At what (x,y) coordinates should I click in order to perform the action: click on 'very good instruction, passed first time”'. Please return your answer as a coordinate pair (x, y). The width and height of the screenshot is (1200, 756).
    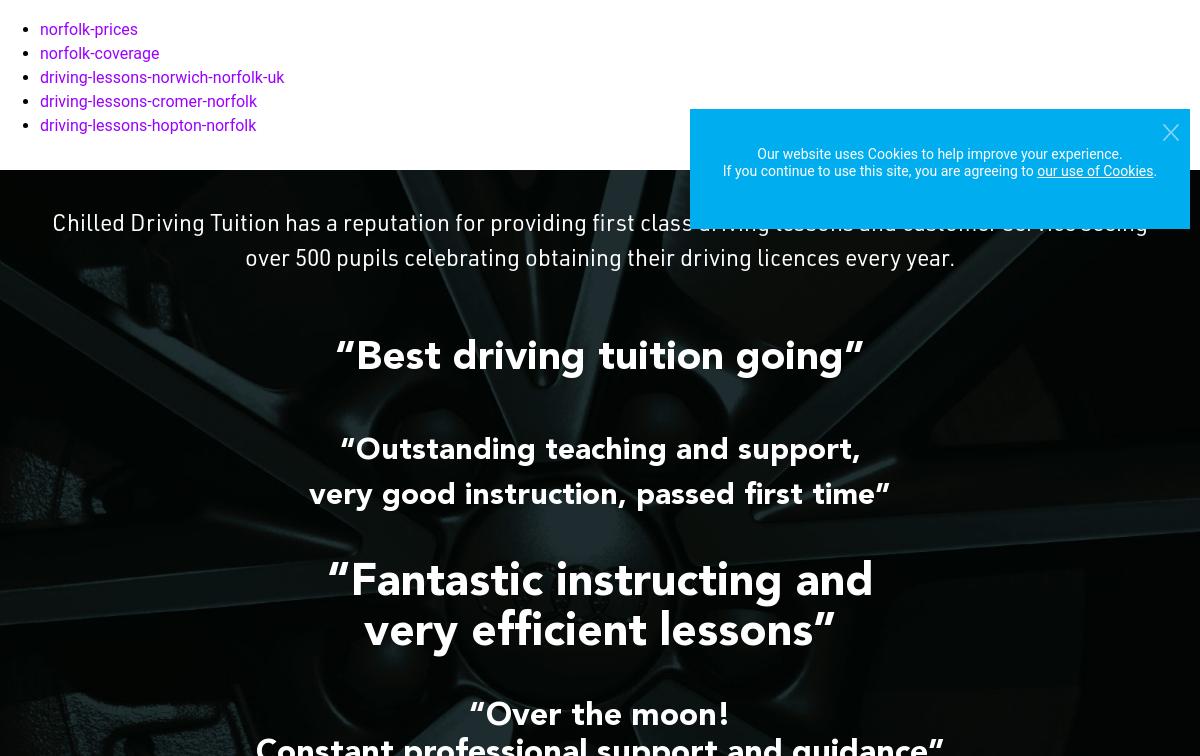
    Looking at the image, I should click on (600, 496).